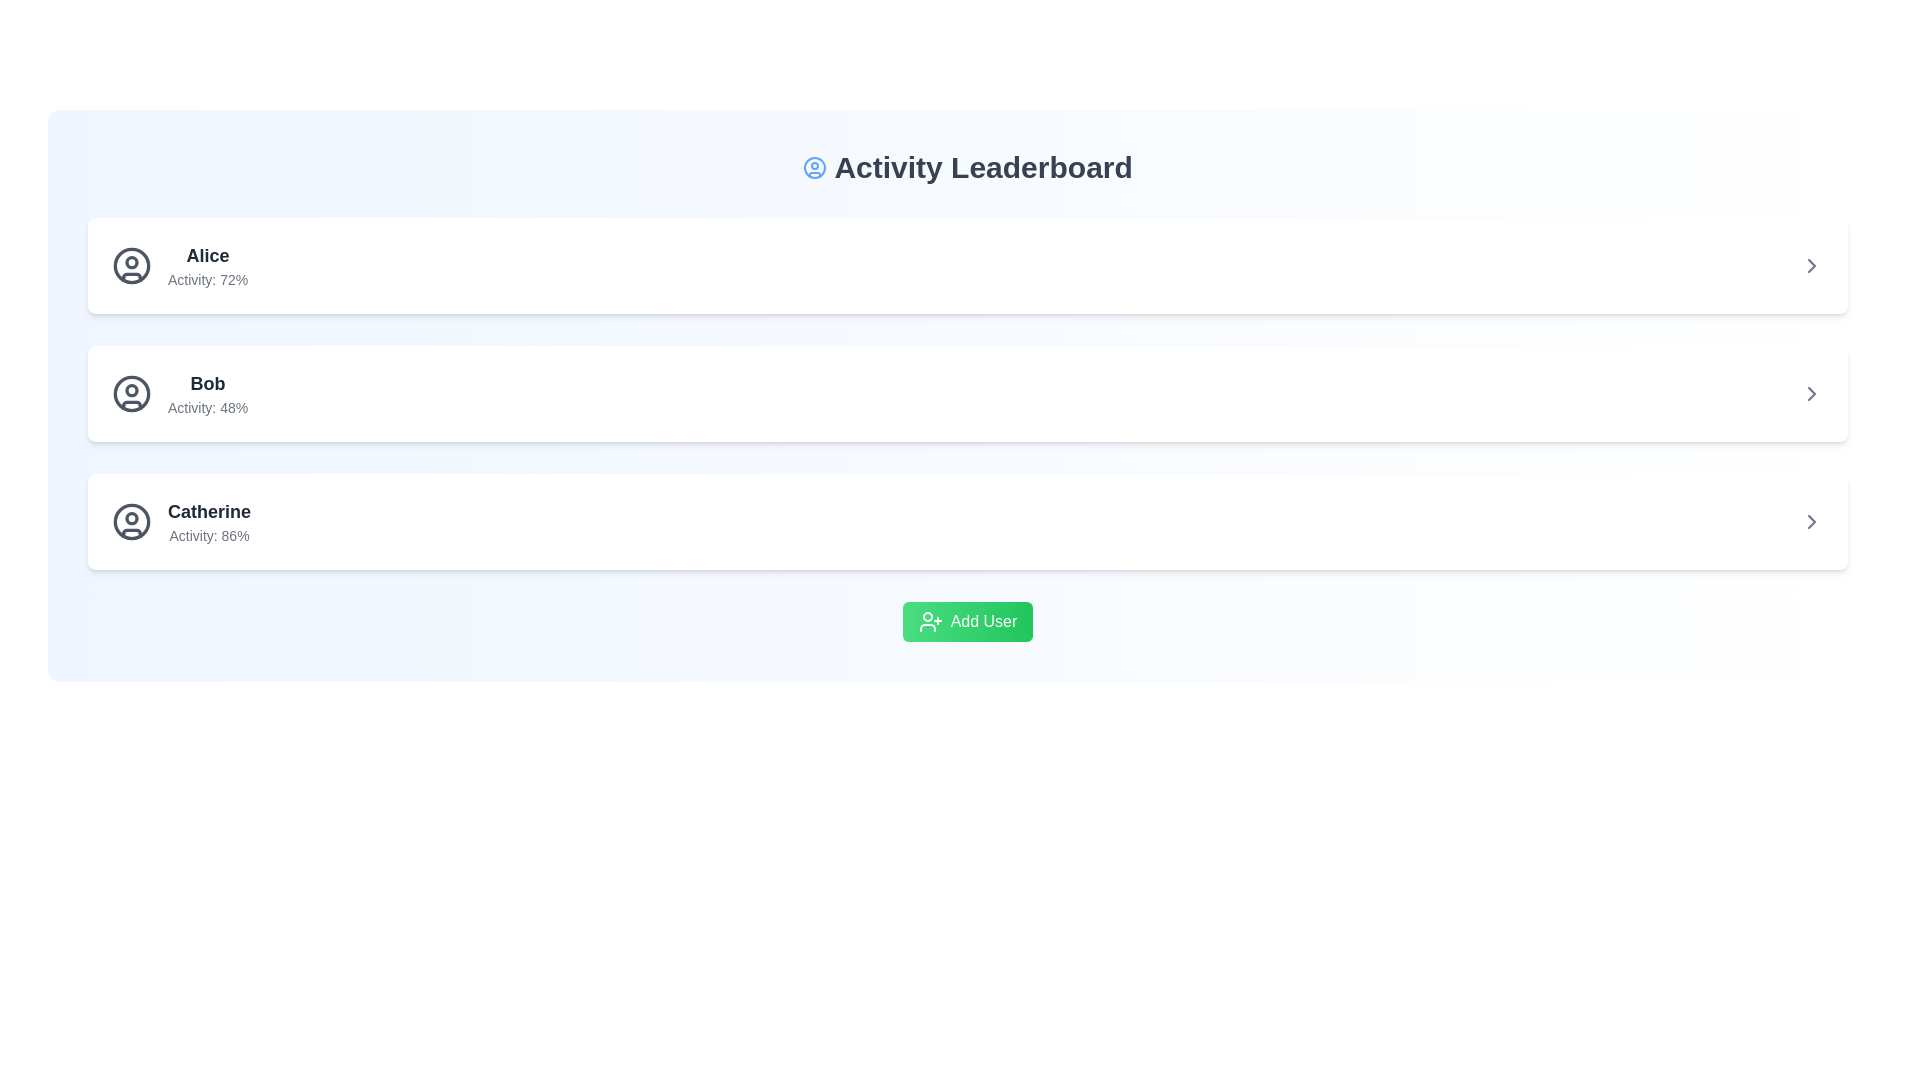 Image resolution: width=1920 pixels, height=1080 pixels. Describe the element at coordinates (131, 520) in the screenshot. I see `the user profile icon associated with 'Catherine' in the third row of the 'Activity Leaderboard' as a static component` at that location.